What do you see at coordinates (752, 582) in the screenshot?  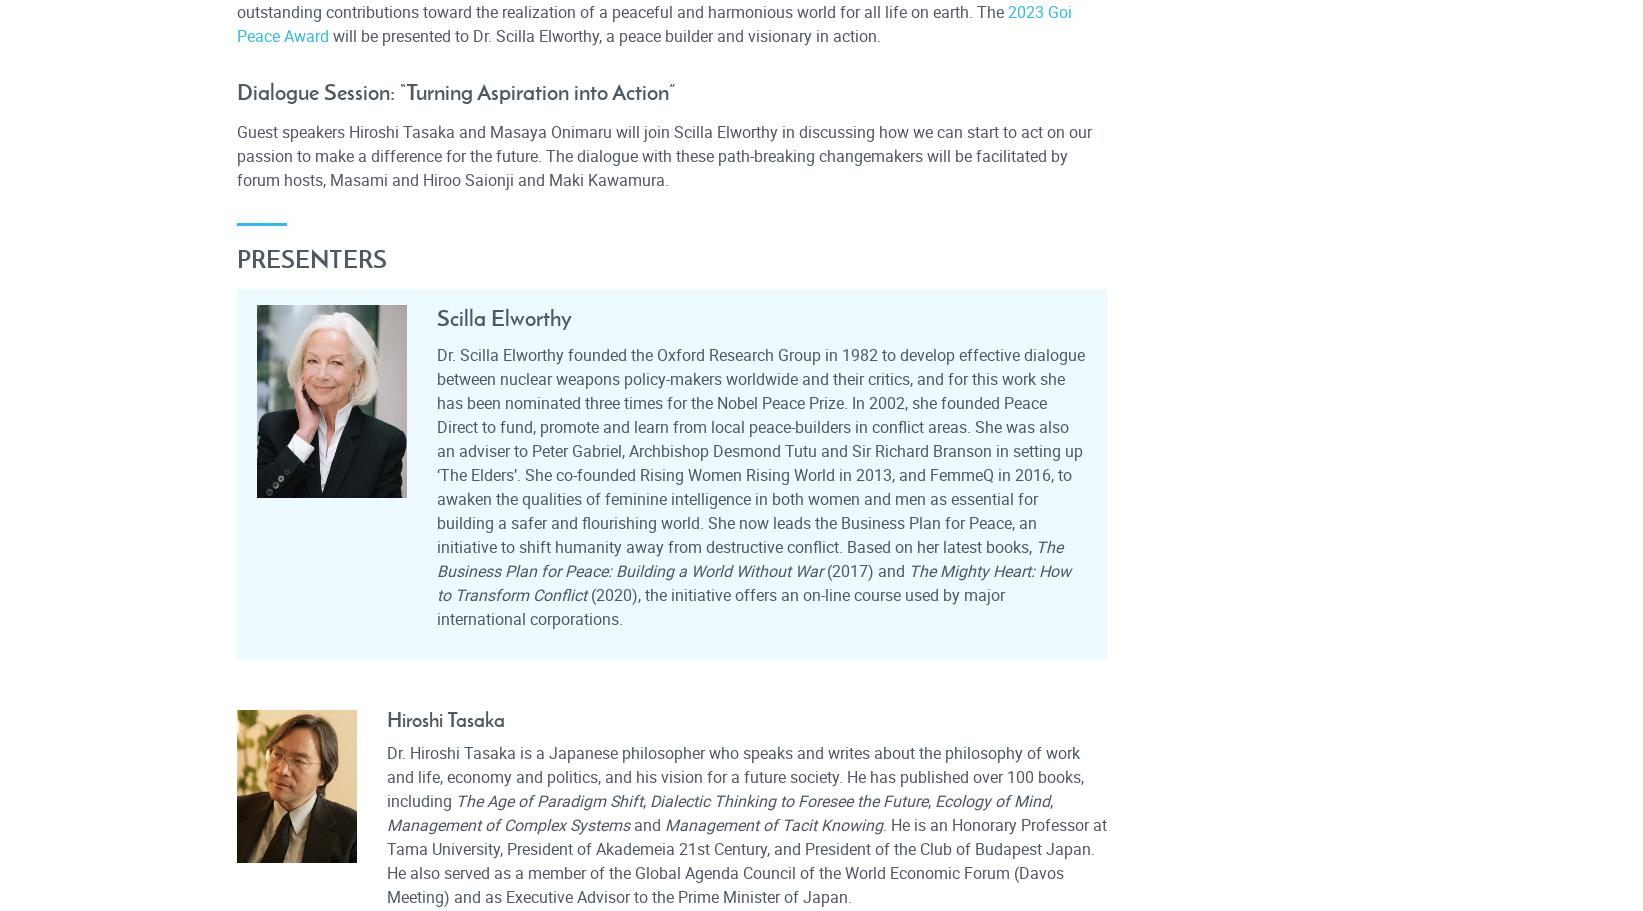 I see `'The Mighty Heart: How to Transform Conflict'` at bounding box center [752, 582].